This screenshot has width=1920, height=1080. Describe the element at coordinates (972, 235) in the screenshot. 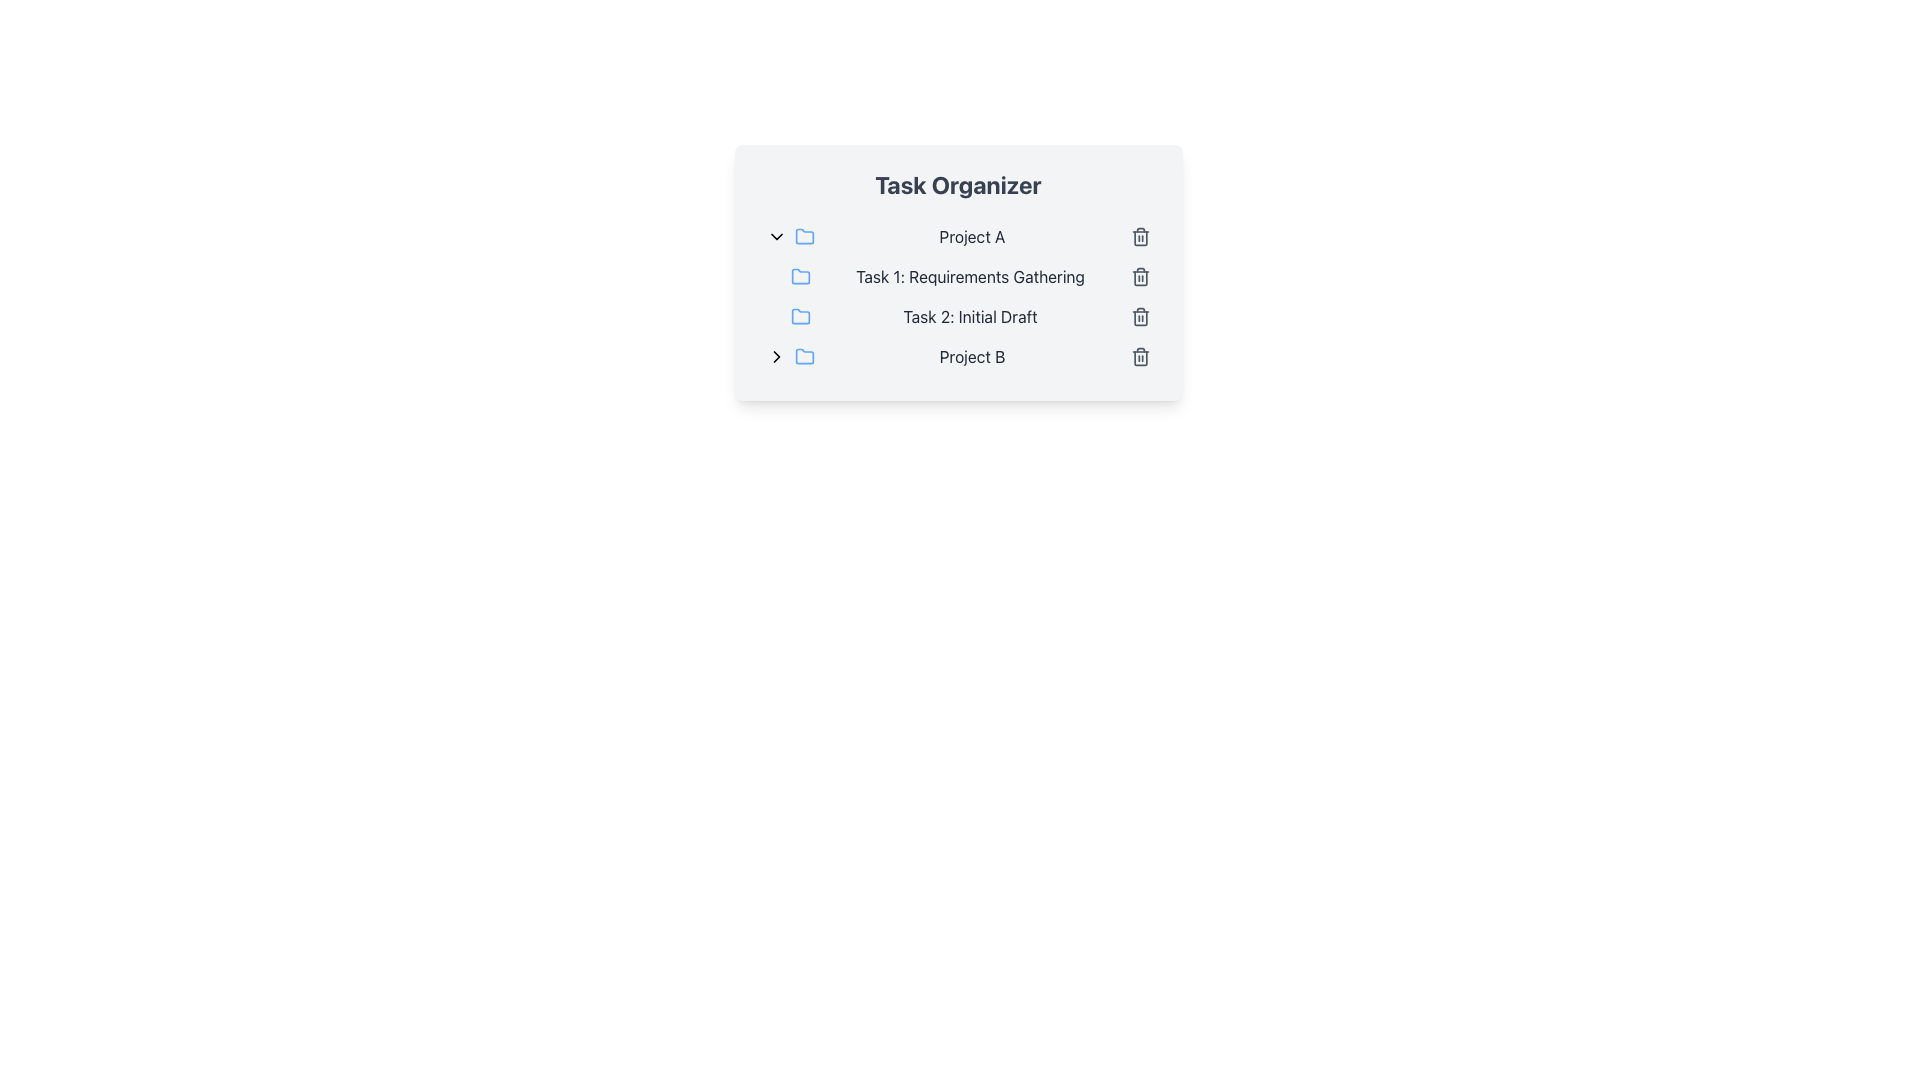

I see `the text label representing the name or title of a folder or project in the 'Task Organizer' interface` at that location.